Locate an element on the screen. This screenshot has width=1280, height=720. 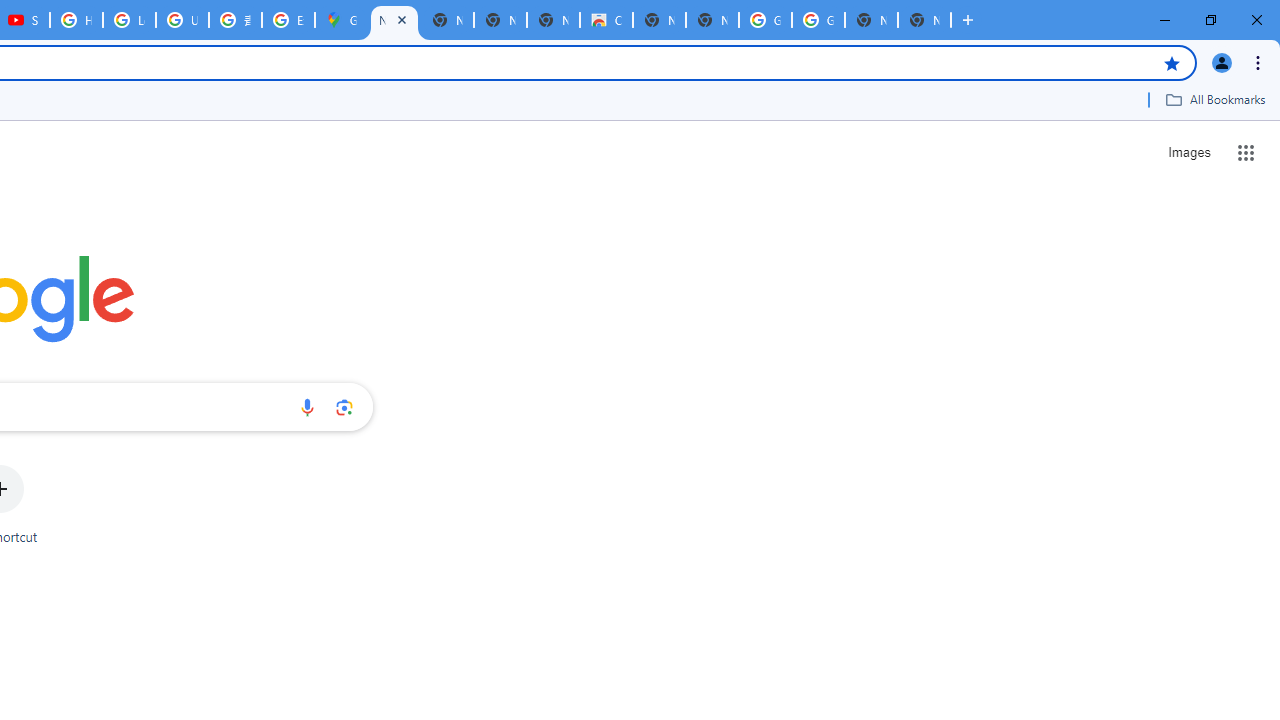
'All Bookmarks' is located at coordinates (1214, 99).